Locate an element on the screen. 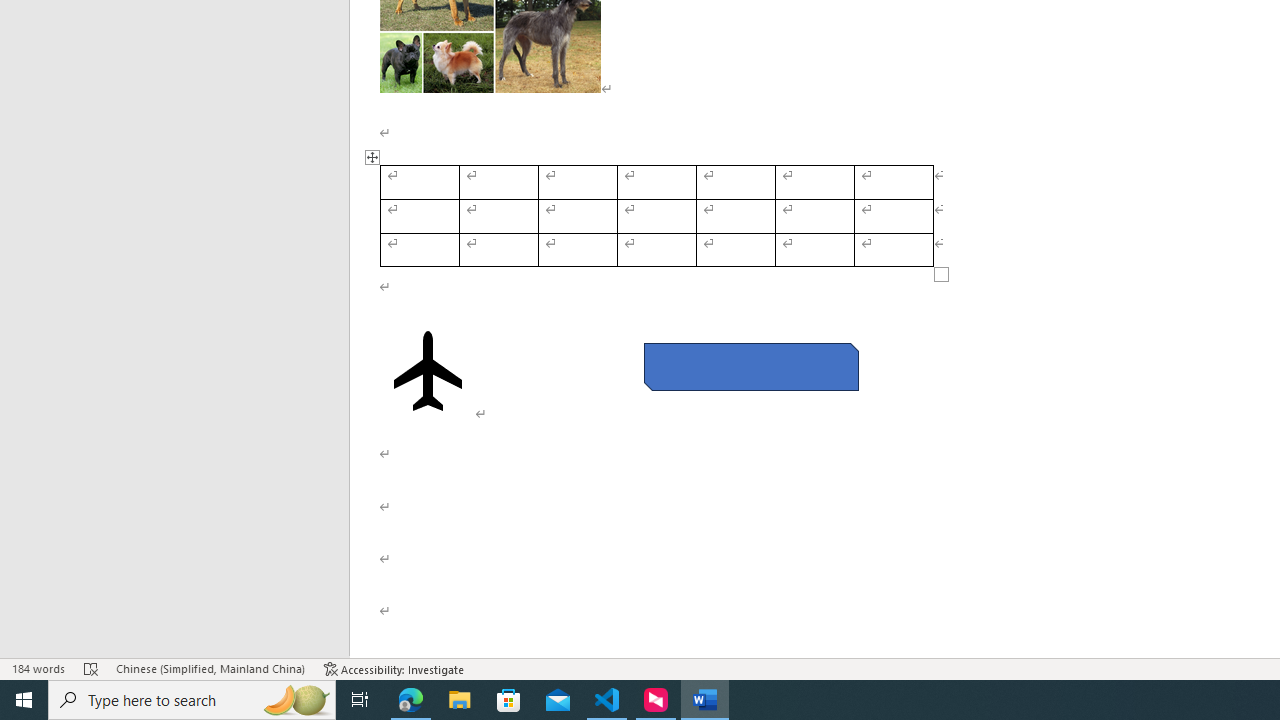 The image size is (1280, 720). 'Microsoft Store' is located at coordinates (509, 698).